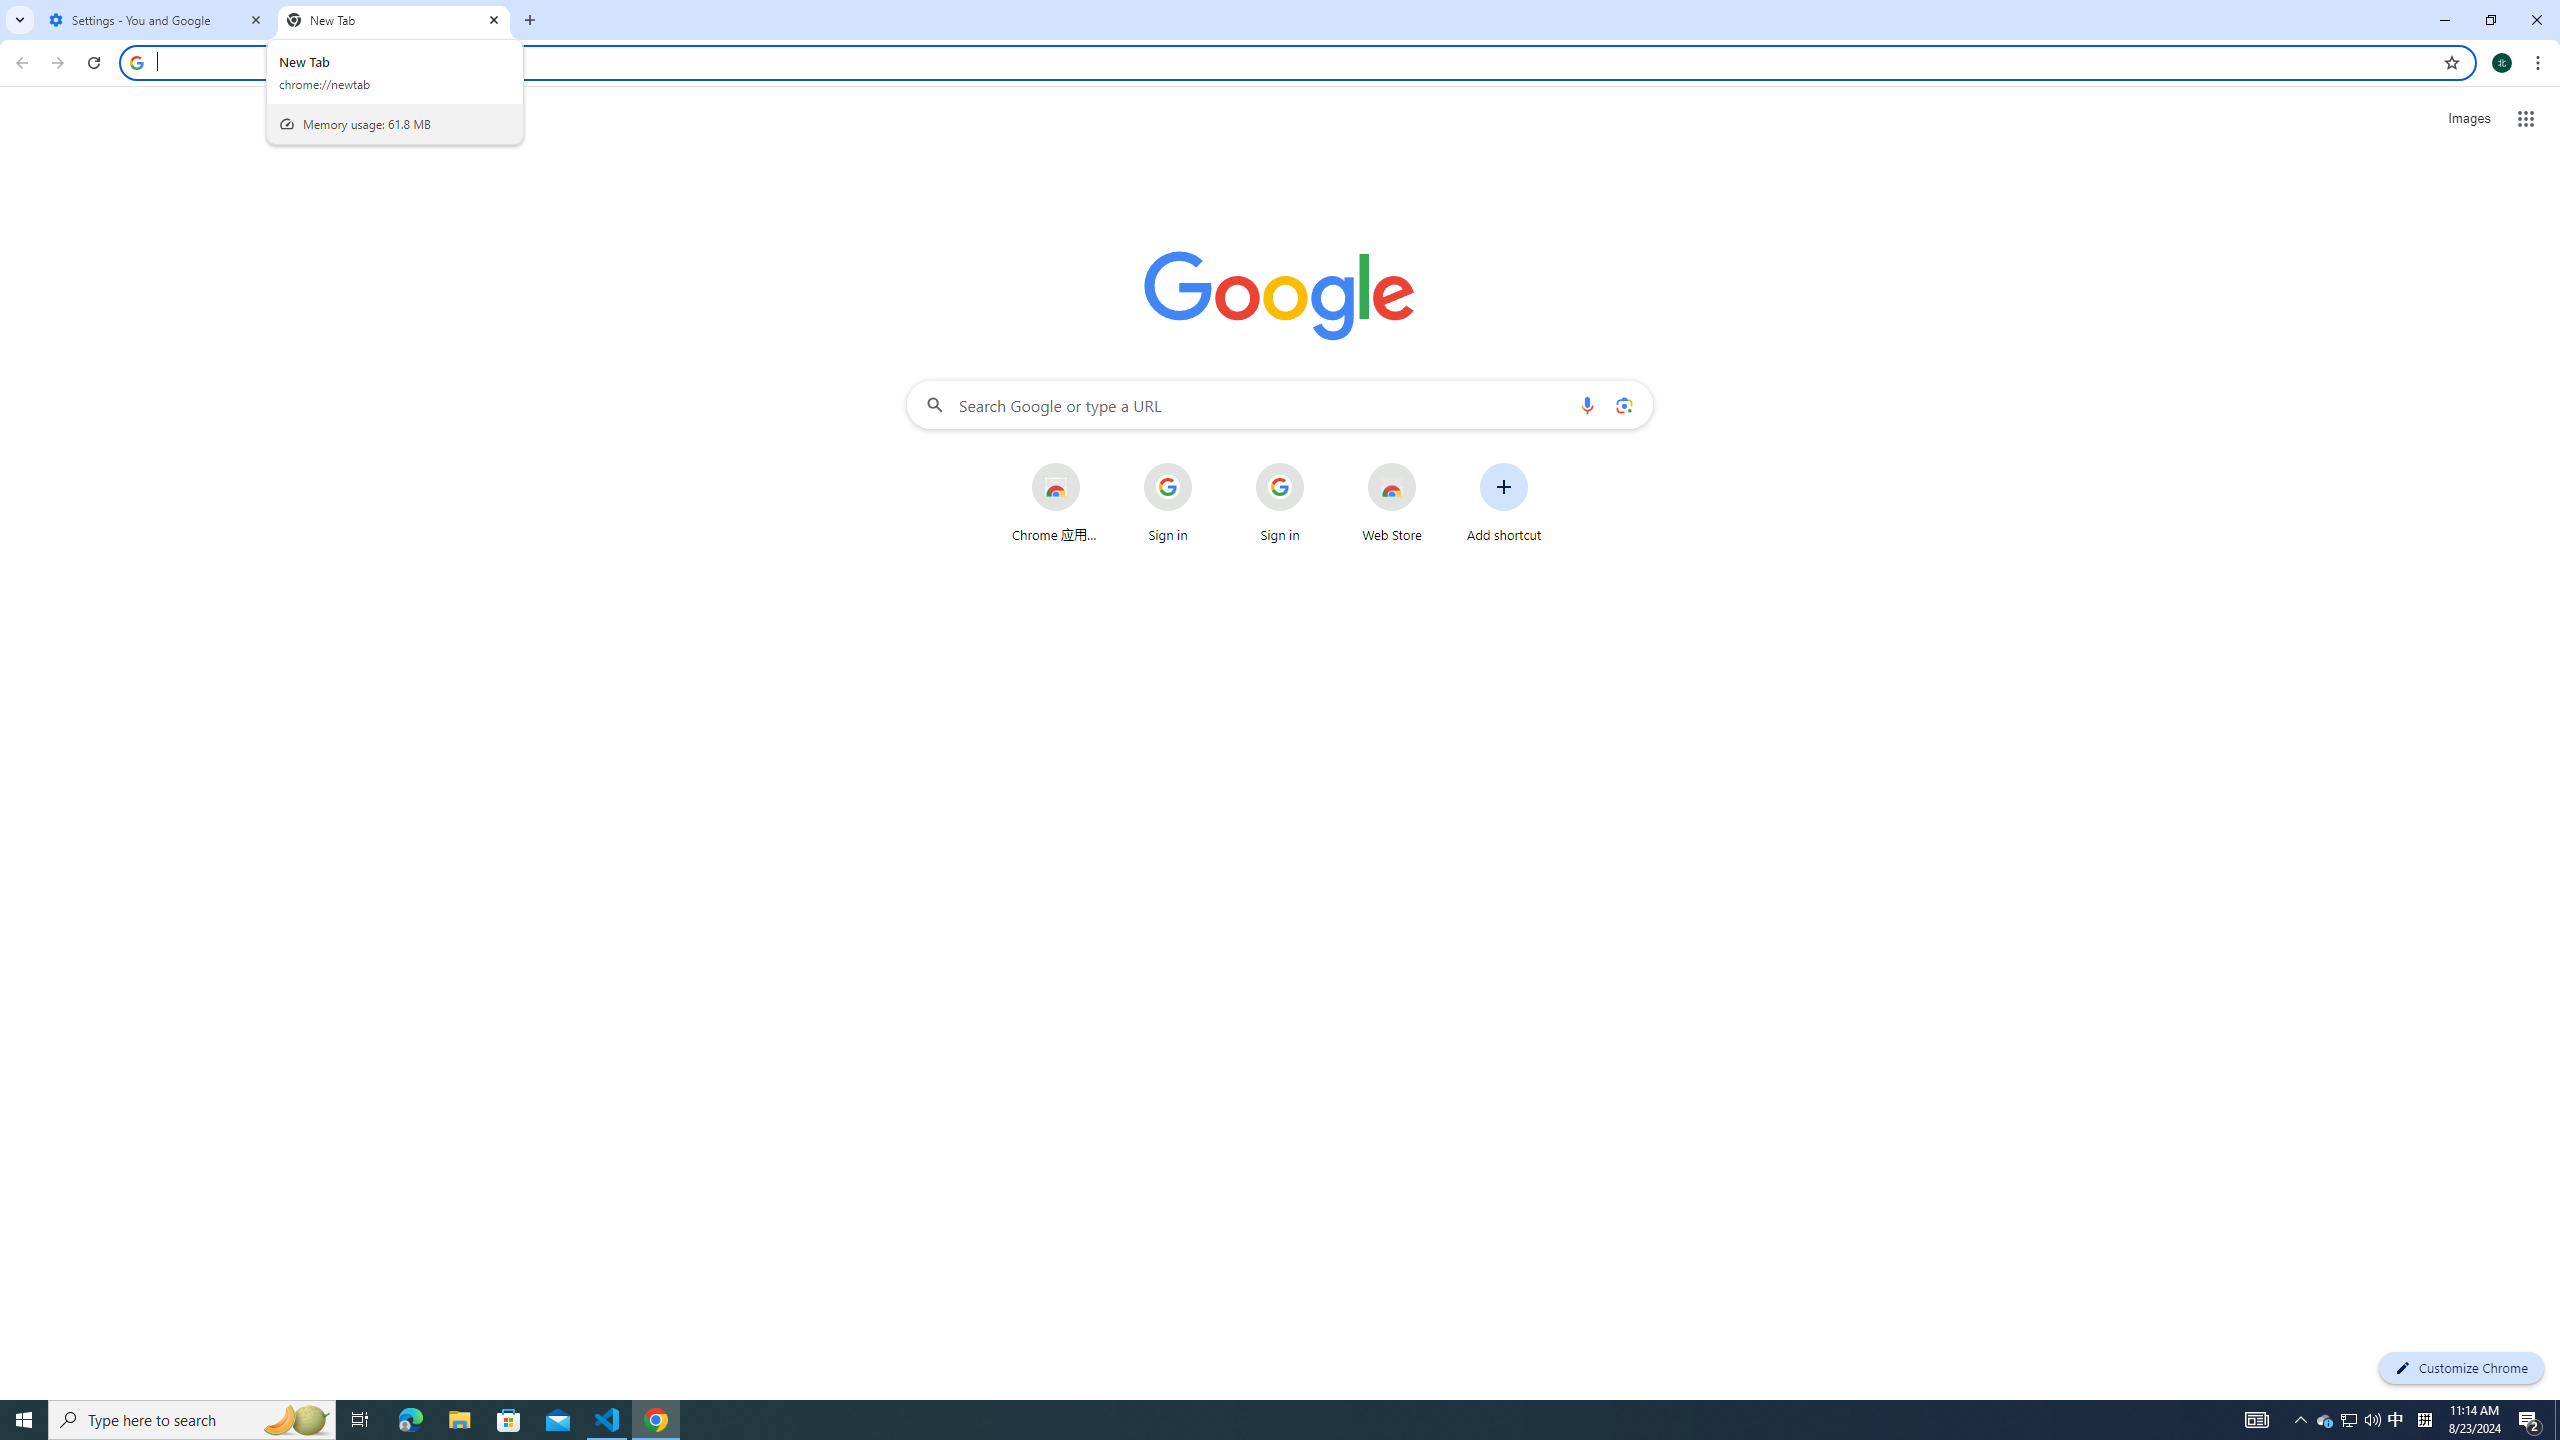  I want to click on 'More actions for Sign in shortcut', so click(1318, 464).